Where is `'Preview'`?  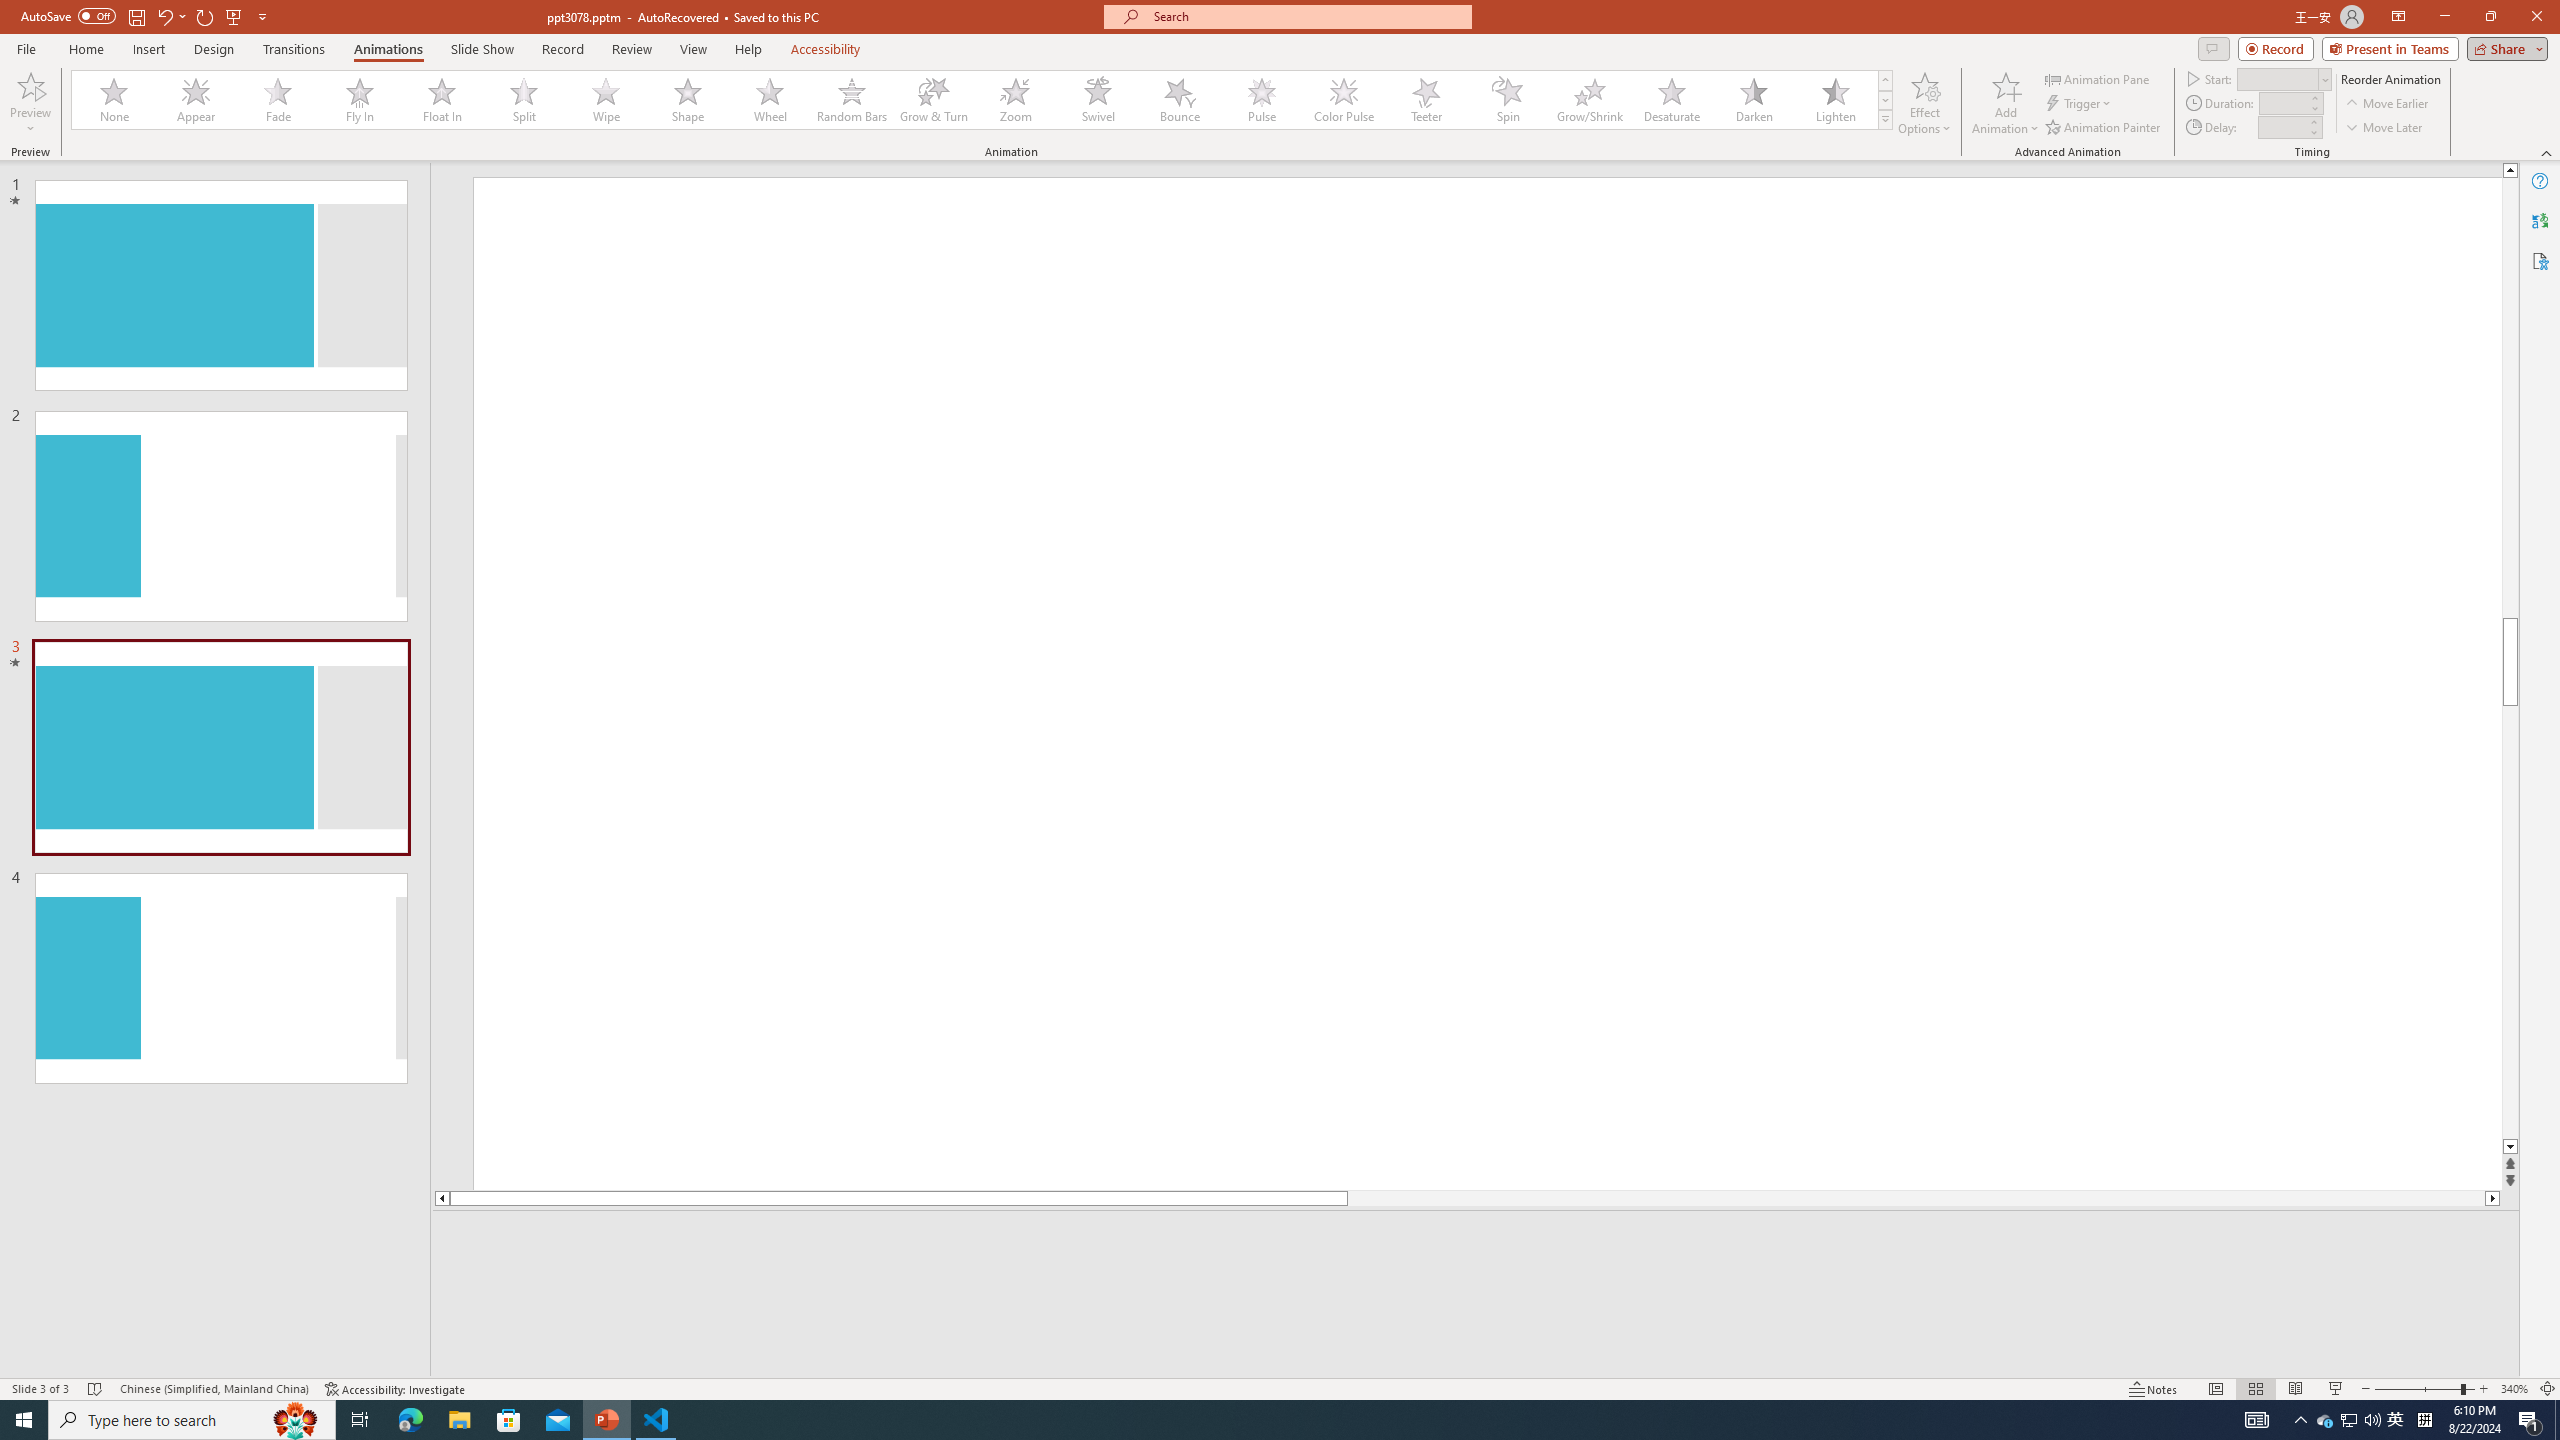
'Preview' is located at coordinates (29, 103).